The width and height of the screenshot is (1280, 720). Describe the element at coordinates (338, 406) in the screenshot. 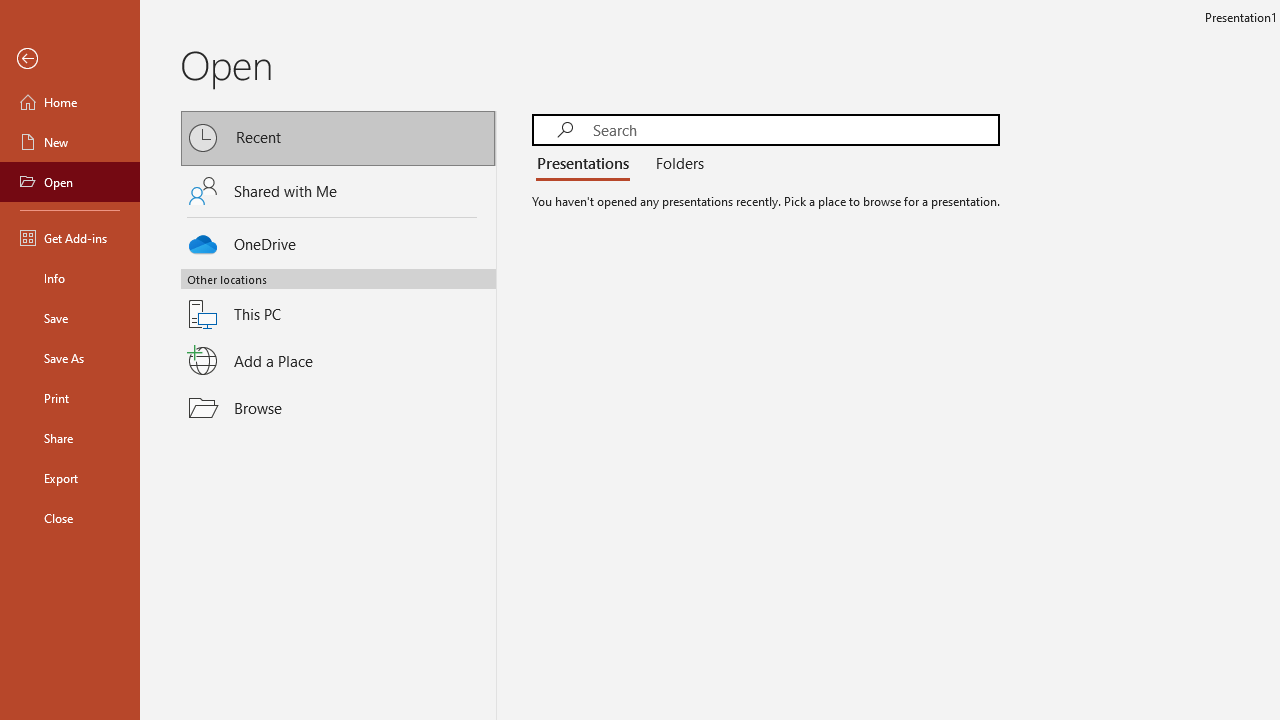

I see `'Browse'` at that location.